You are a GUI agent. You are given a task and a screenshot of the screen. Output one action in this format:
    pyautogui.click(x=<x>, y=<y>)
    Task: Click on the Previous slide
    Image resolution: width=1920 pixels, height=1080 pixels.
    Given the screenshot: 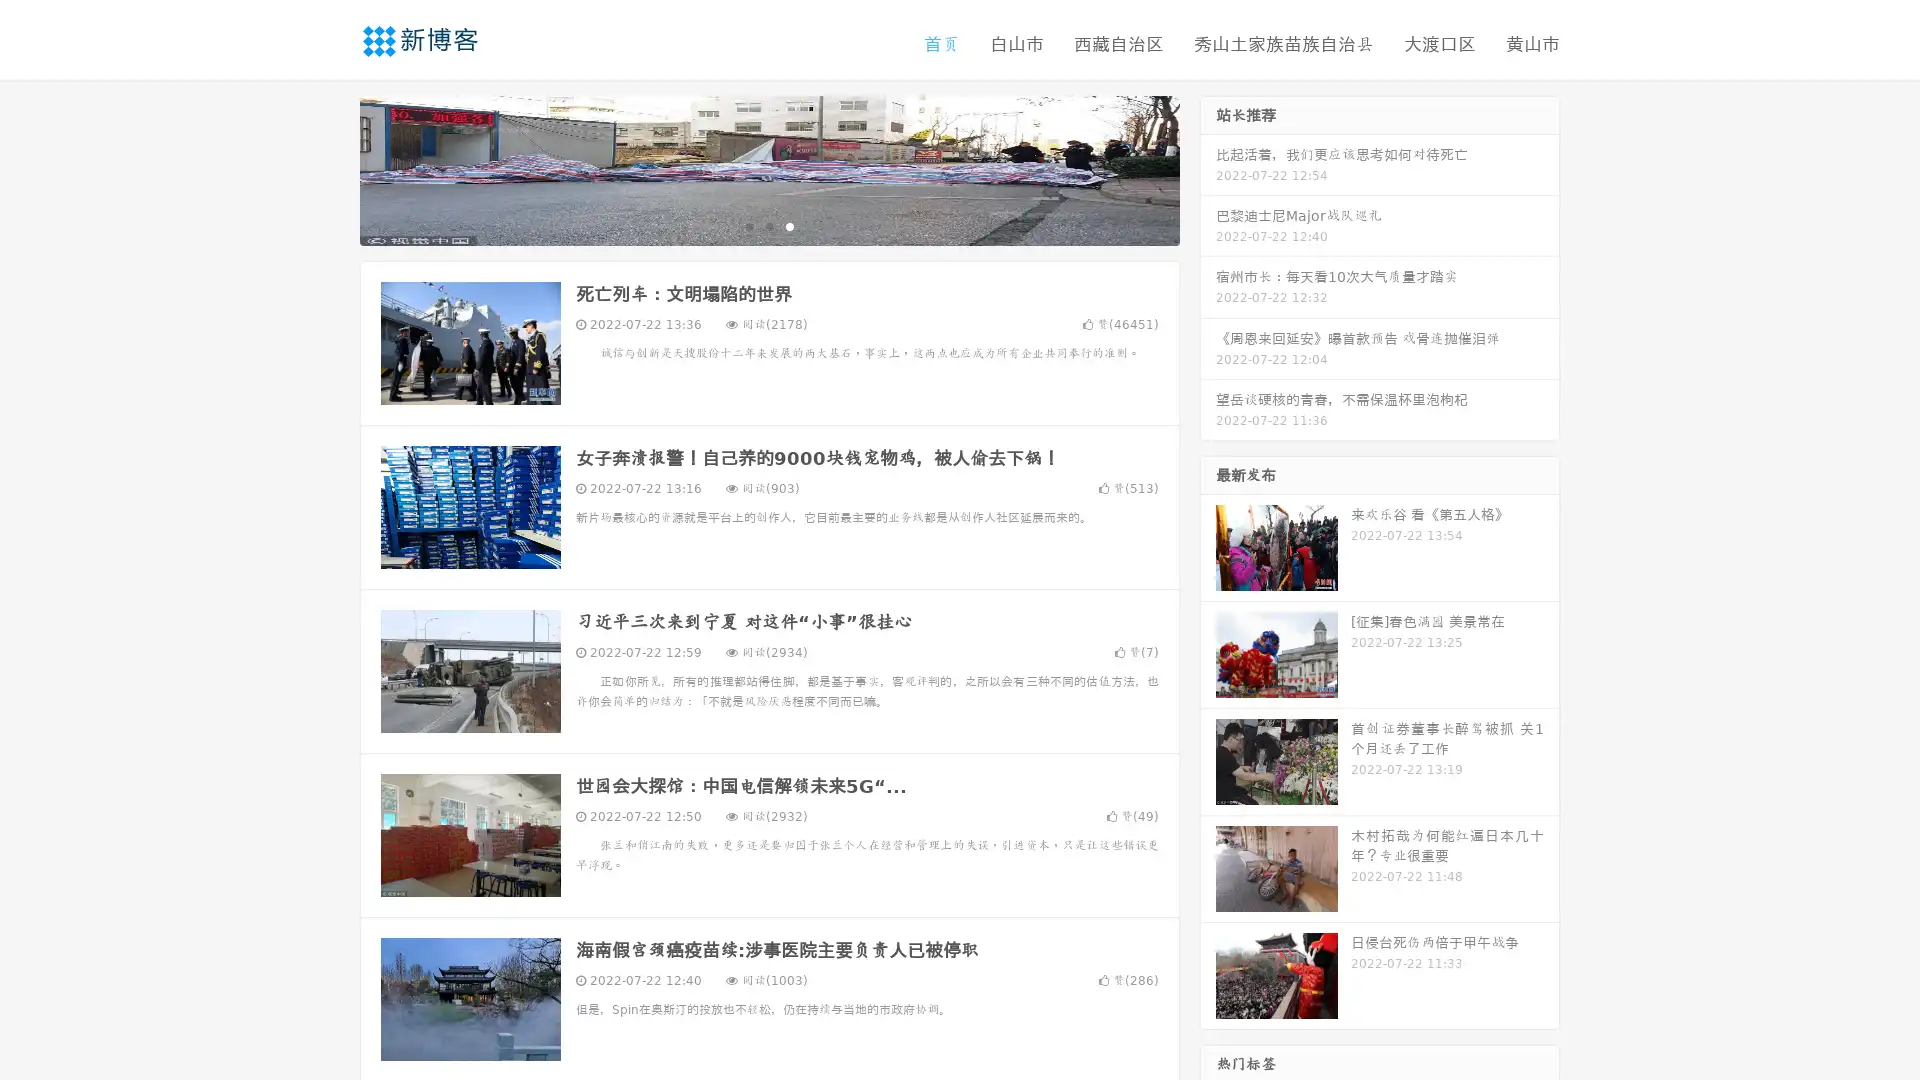 What is the action you would take?
    pyautogui.click(x=330, y=168)
    